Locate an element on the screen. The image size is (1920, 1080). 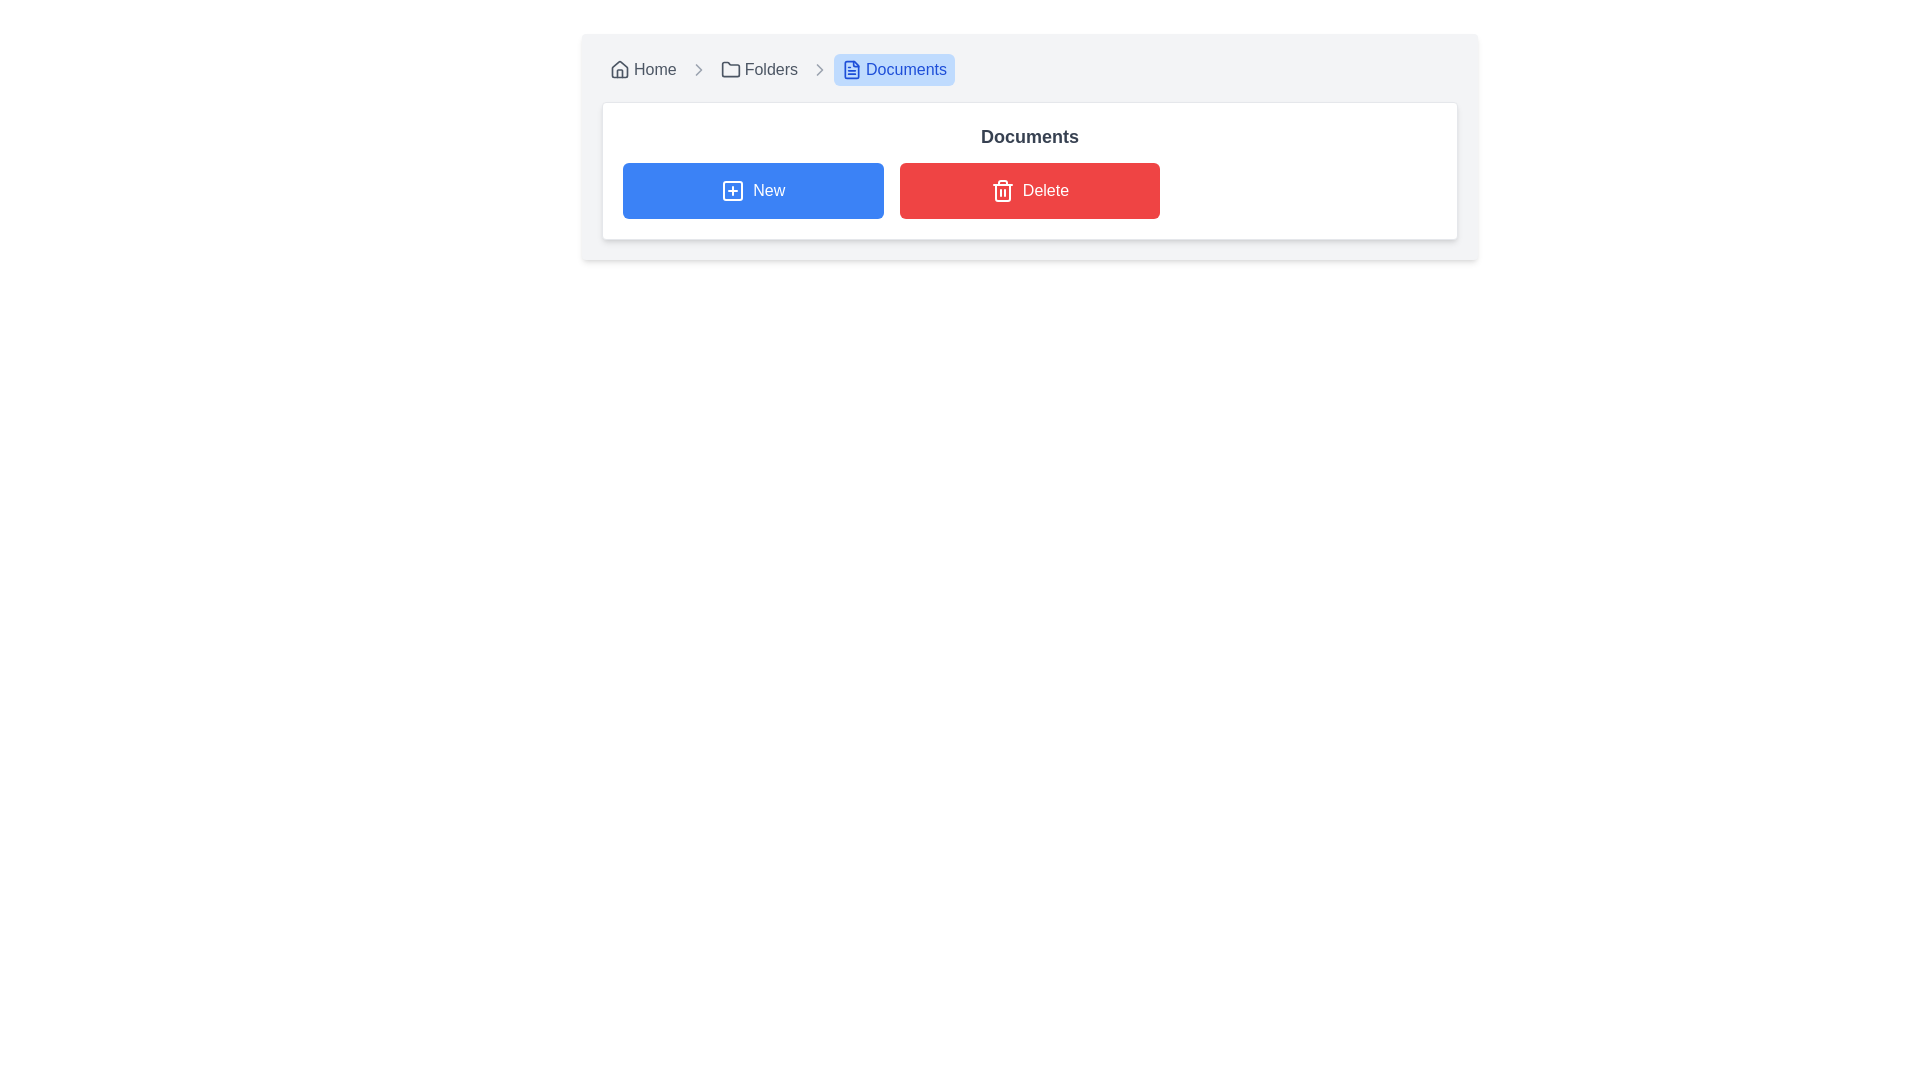
the Chevron icon that visually separates the 'Folders' and 'Documents' breadcrumb items in the navigation bar is located at coordinates (698, 68).